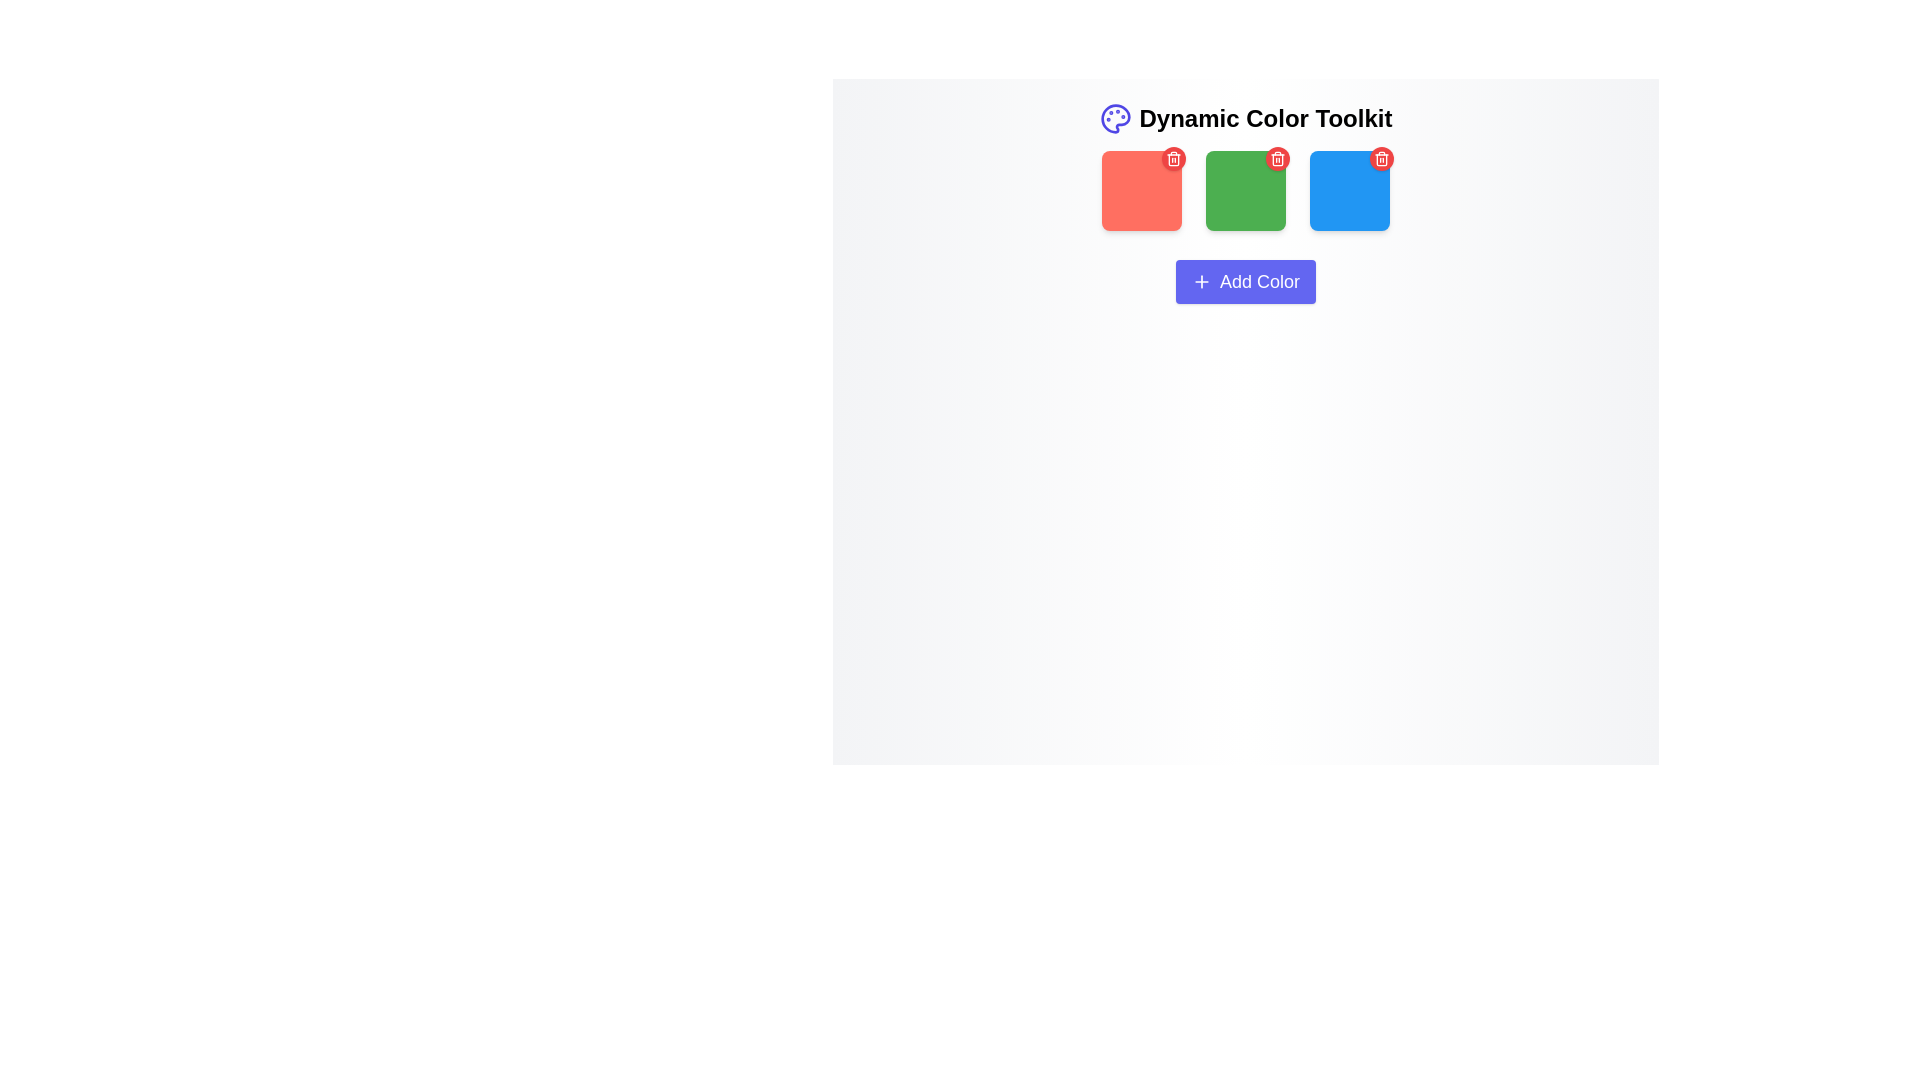 The image size is (1920, 1080). I want to click on the color palette icon located next to the 'Dynamic Color Toolkit' header in the top-left corner of the interface, so click(1114, 119).